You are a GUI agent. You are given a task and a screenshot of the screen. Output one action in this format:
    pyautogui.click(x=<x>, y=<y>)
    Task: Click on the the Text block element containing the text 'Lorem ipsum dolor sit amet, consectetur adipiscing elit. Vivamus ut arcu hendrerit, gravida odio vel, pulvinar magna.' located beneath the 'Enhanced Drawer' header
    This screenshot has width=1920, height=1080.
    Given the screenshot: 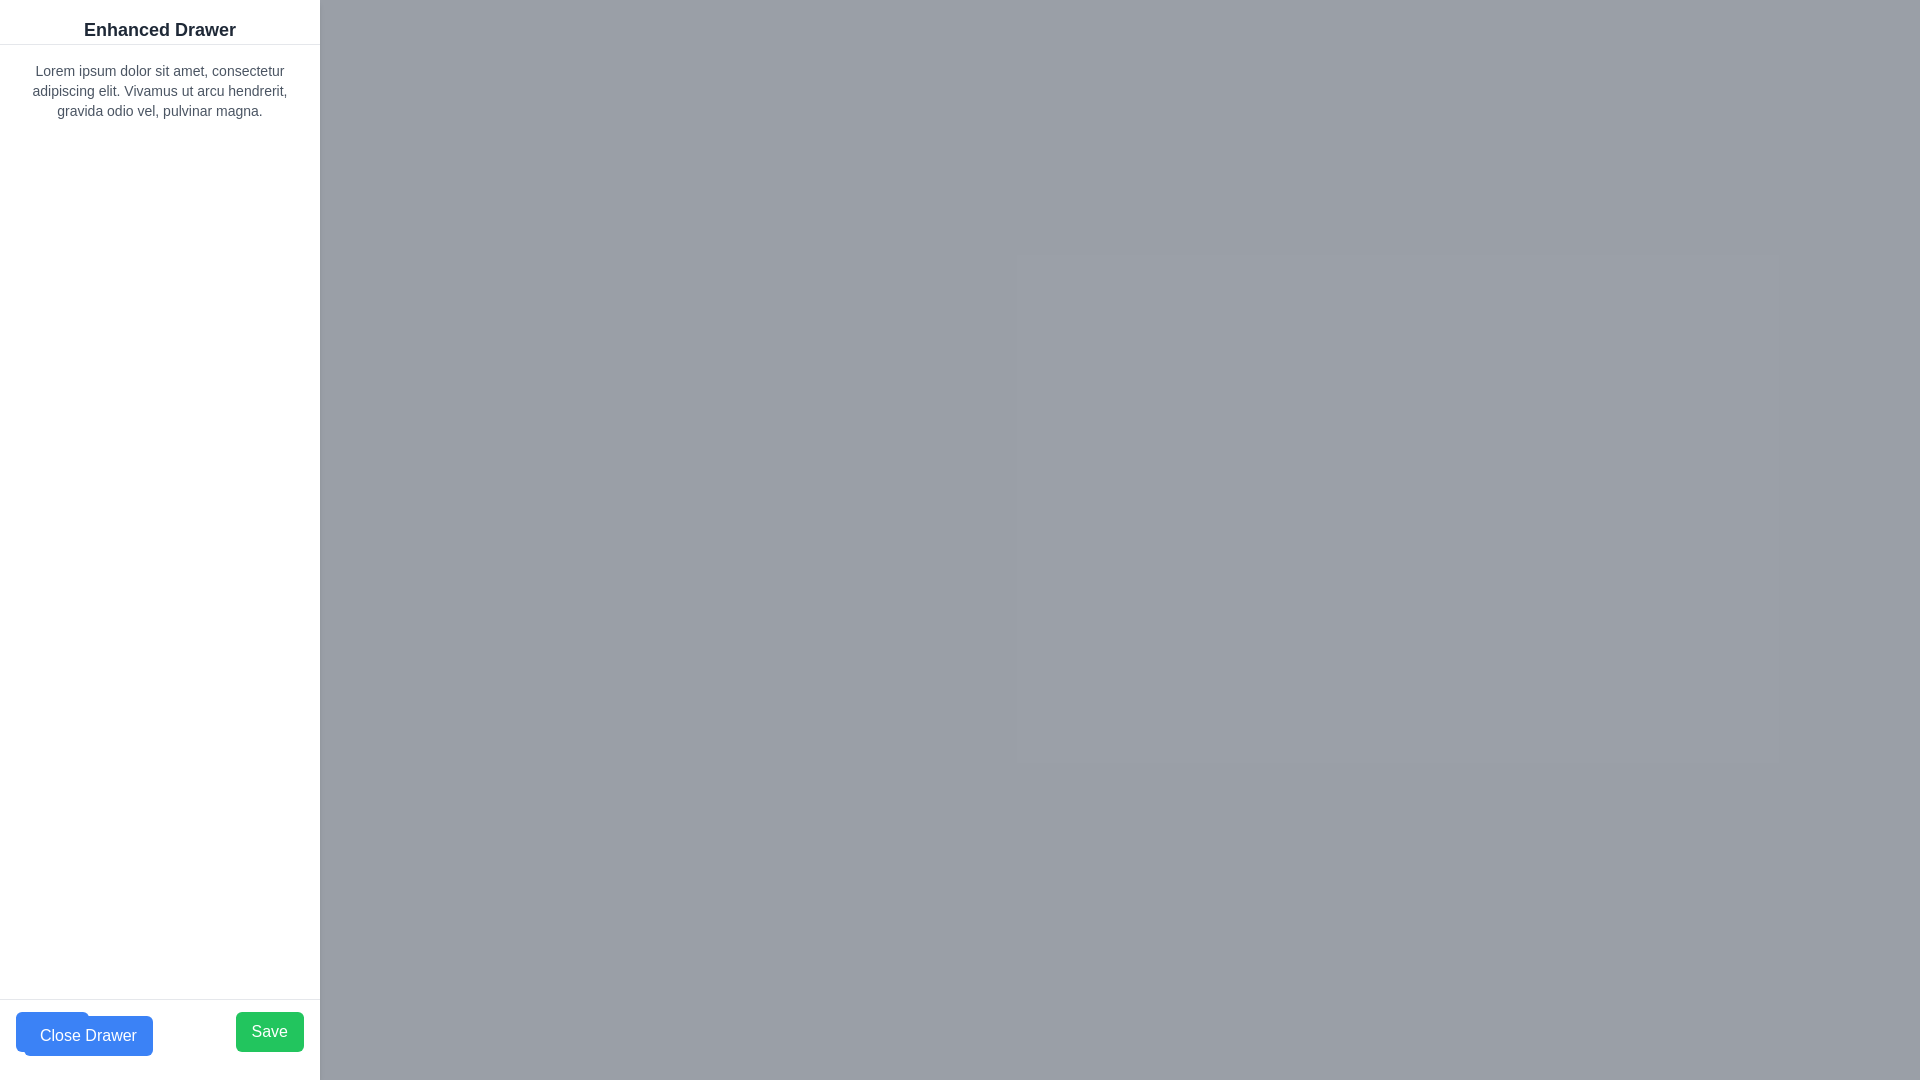 What is the action you would take?
    pyautogui.click(x=158, y=91)
    